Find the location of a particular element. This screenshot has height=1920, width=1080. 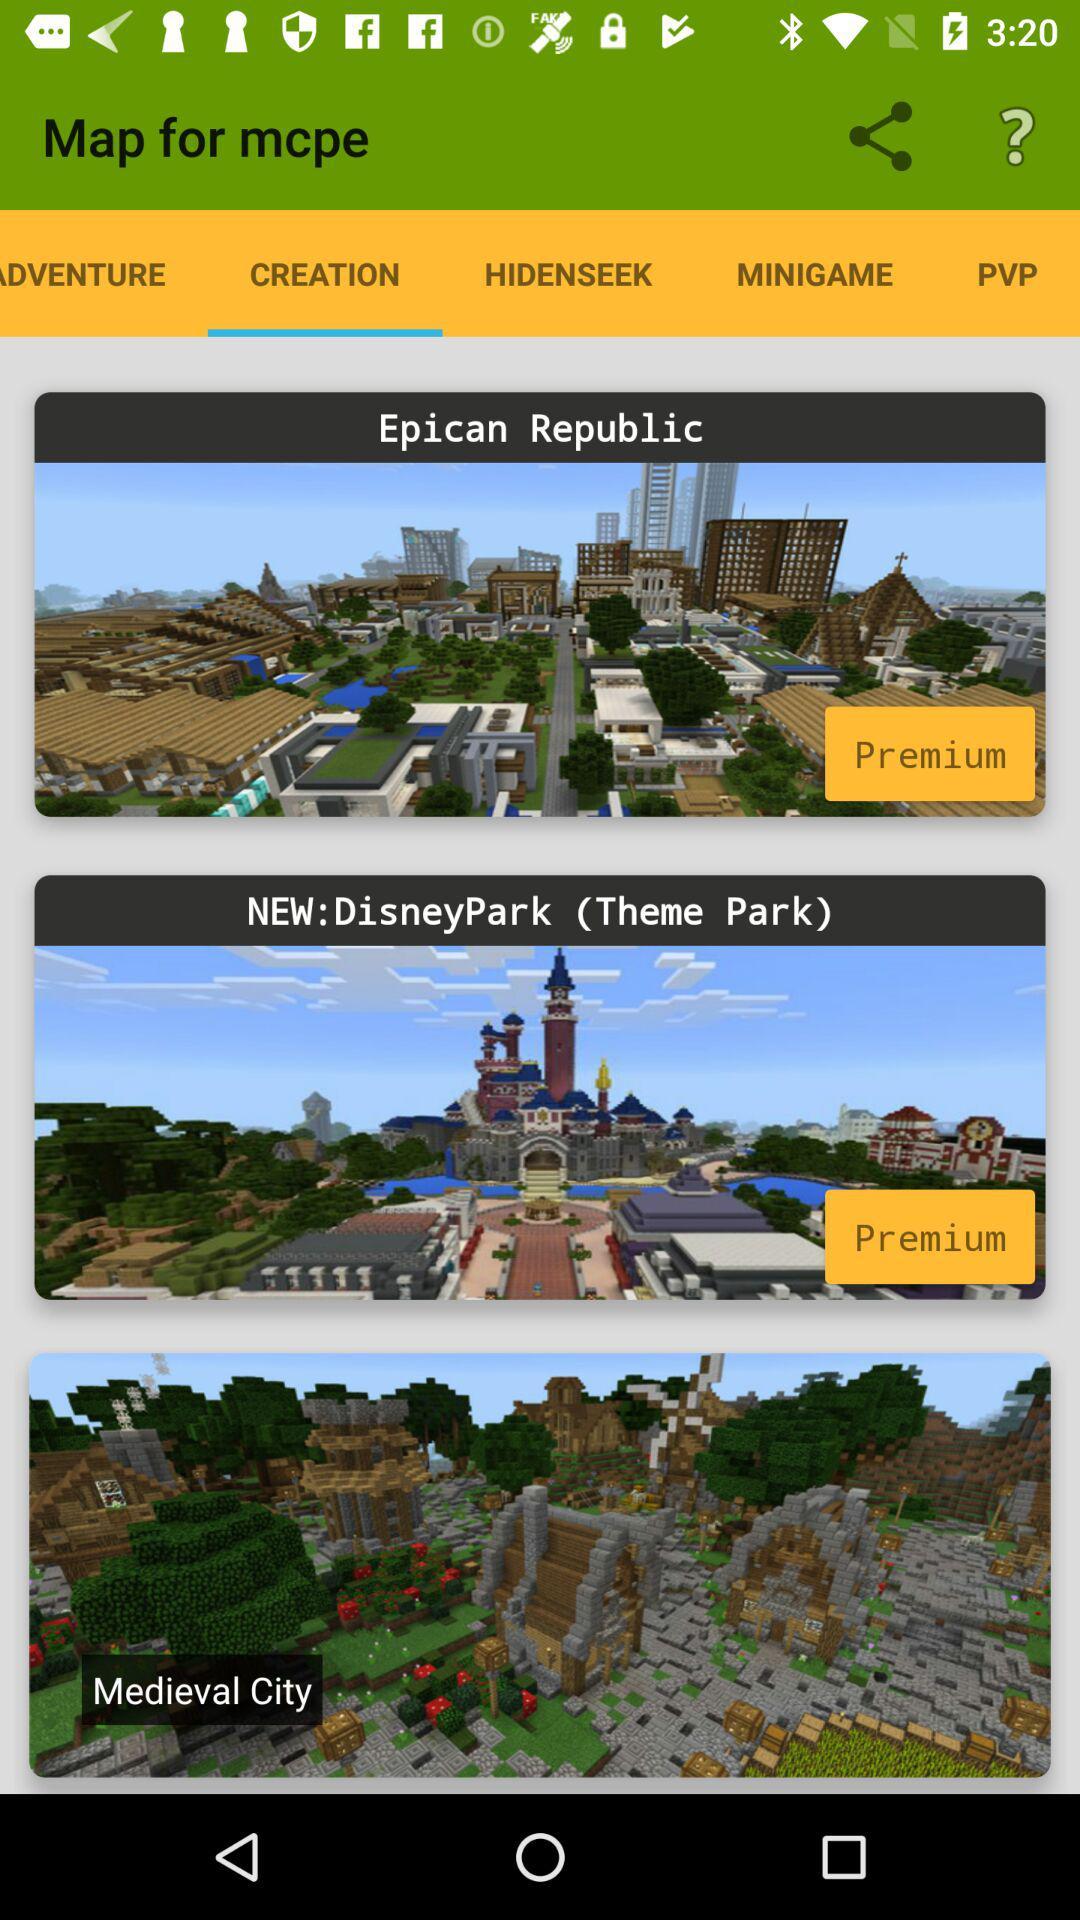

the share icon left to the question mark is located at coordinates (879, 136).